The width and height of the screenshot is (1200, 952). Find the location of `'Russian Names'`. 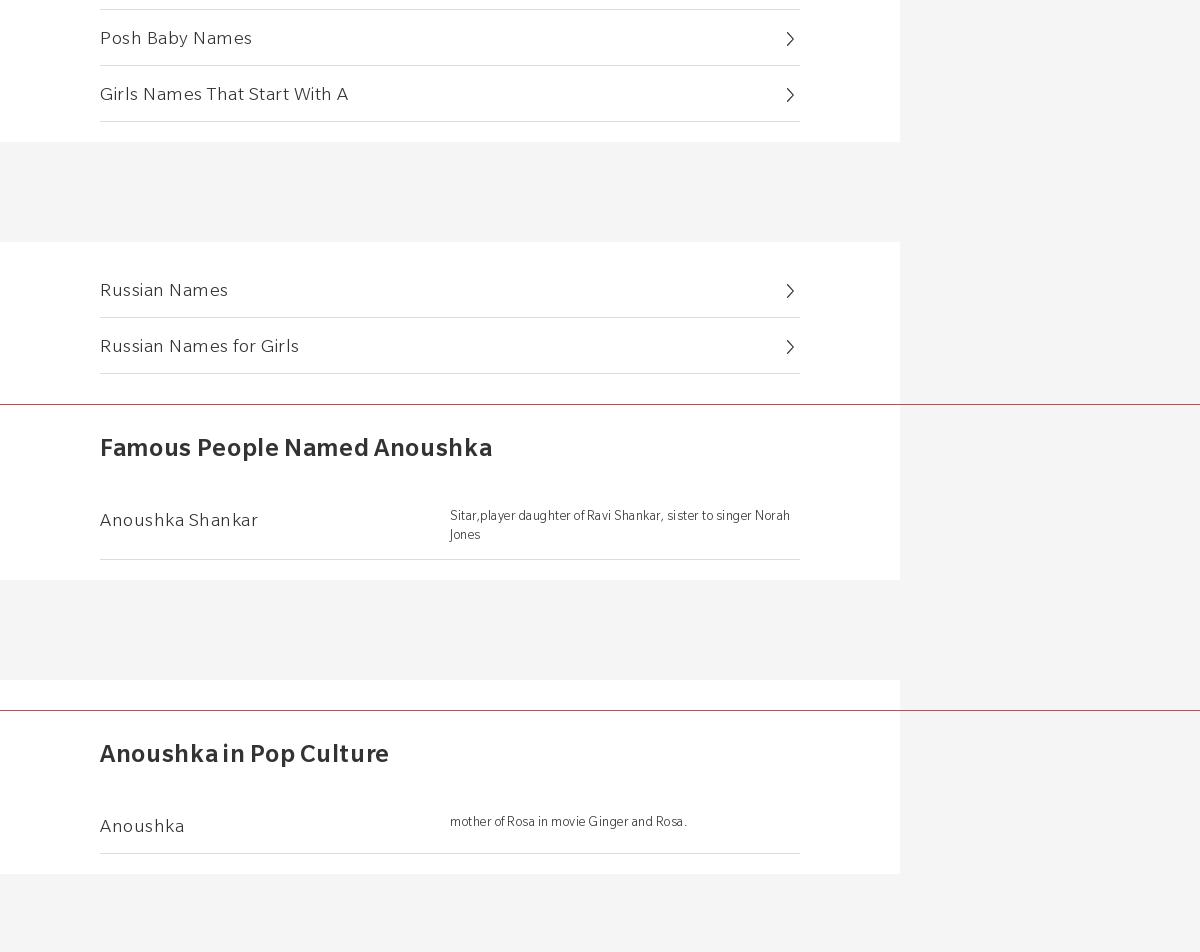

'Russian Names' is located at coordinates (163, 288).